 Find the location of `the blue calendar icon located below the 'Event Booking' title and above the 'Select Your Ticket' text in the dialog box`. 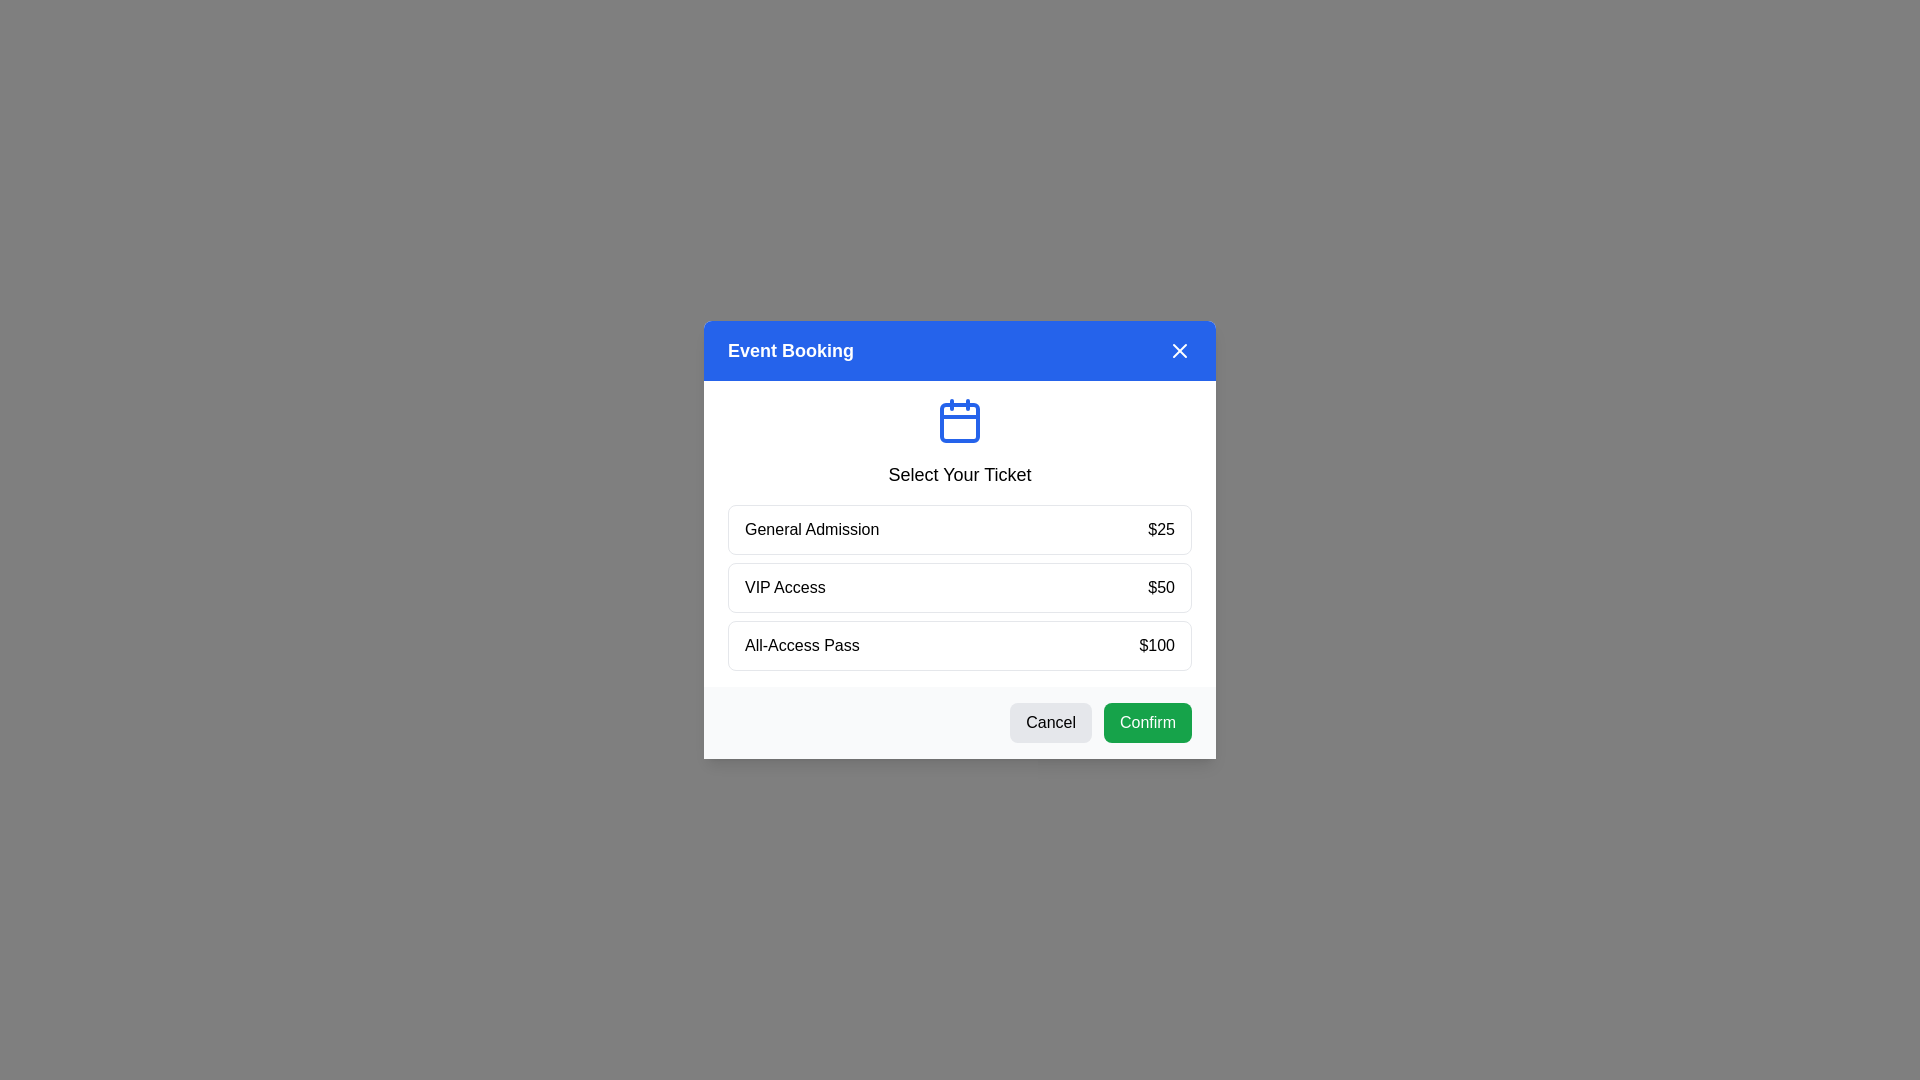

the blue calendar icon located below the 'Event Booking' title and above the 'Select Your Ticket' text in the dialog box is located at coordinates (960, 419).